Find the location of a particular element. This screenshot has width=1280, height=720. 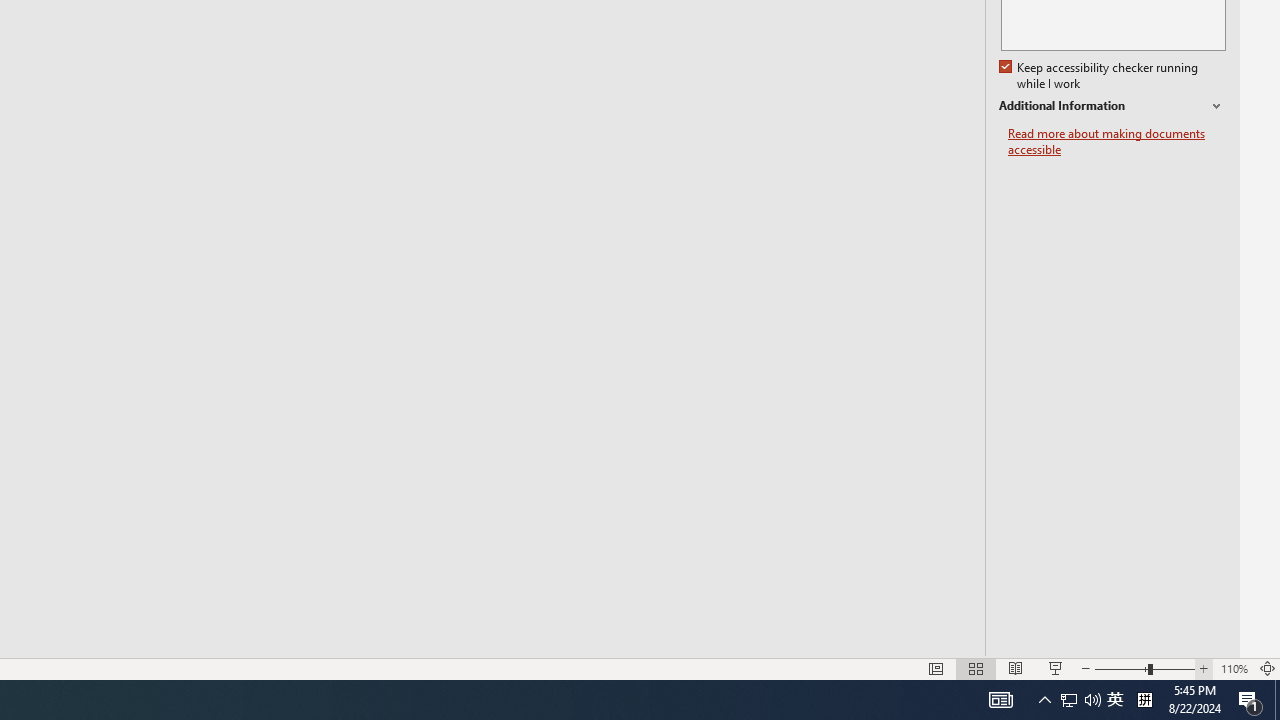

'Zoom' is located at coordinates (1144, 669).